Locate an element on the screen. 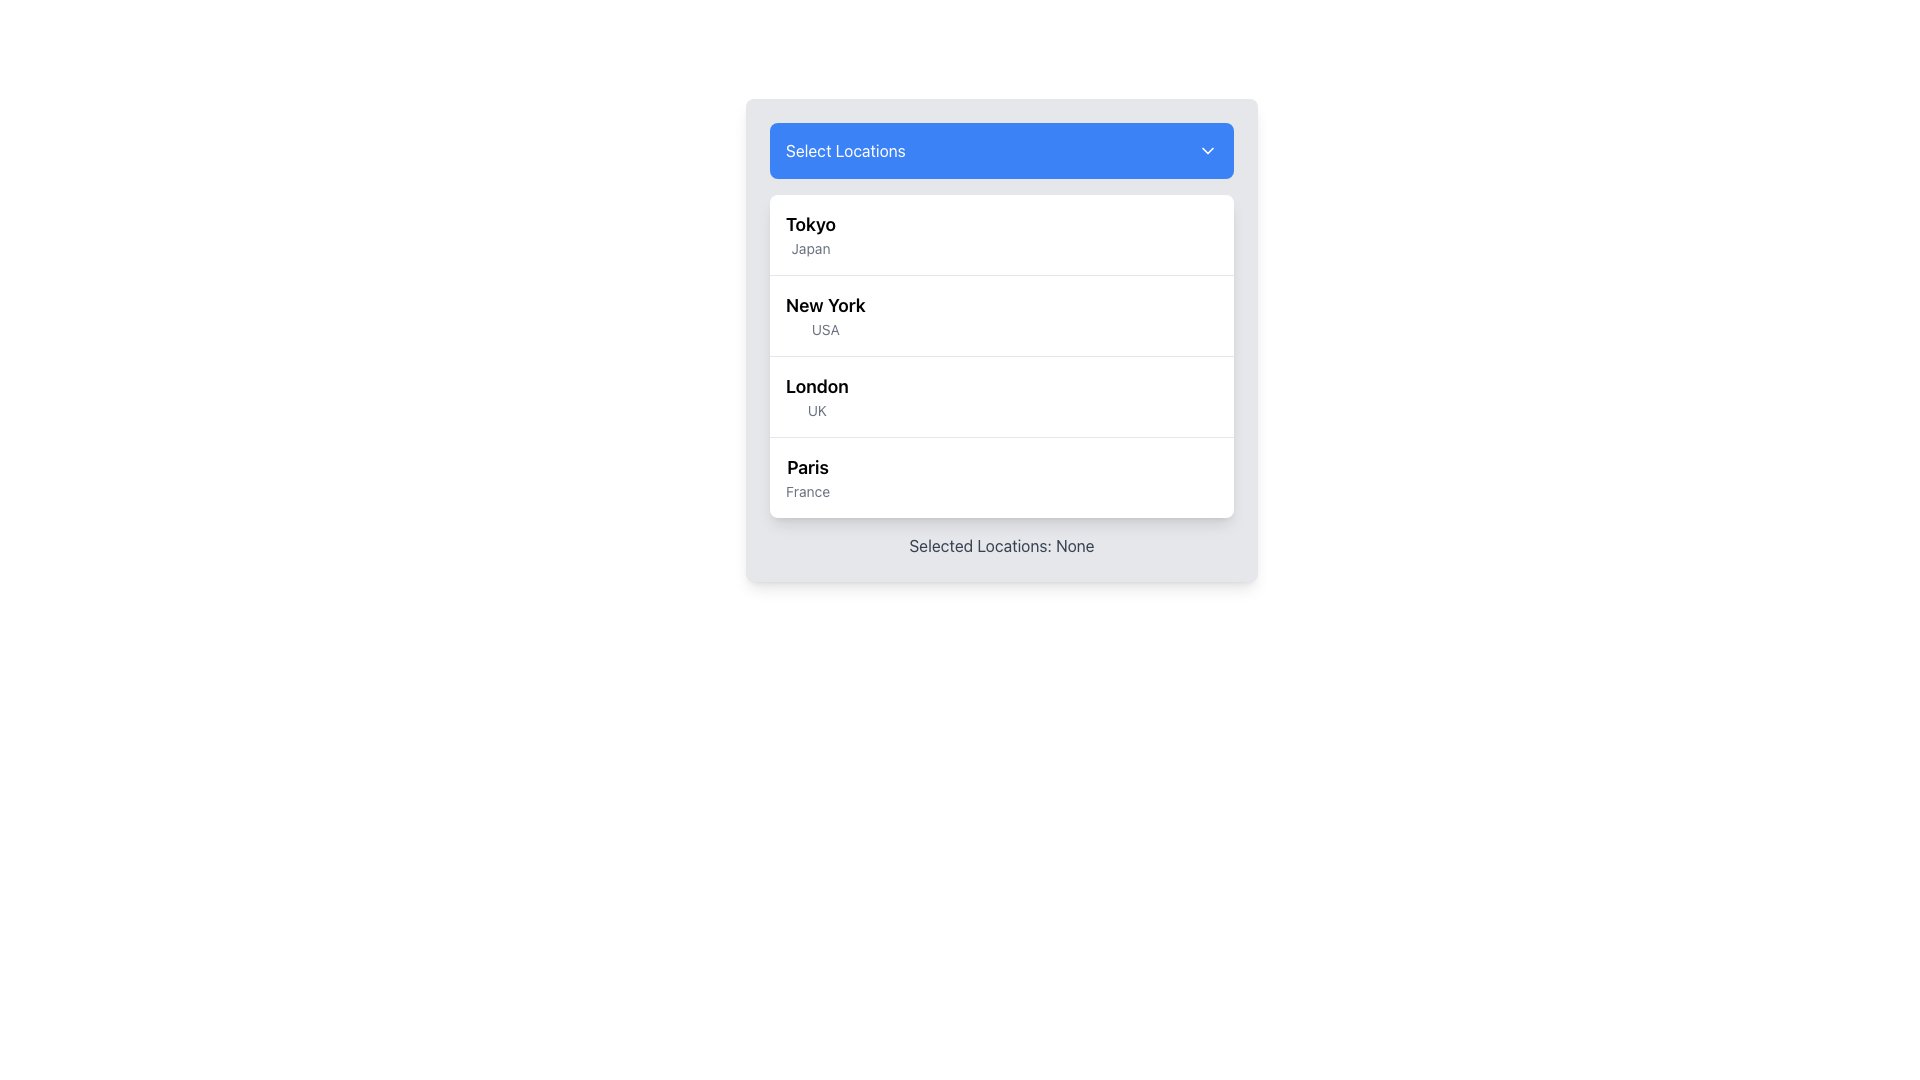 The width and height of the screenshot is (1920, 1080). the 'New York' text label, which is the second item in the 'Select Locations' dropdown menu, located between 'Tokyo, Japan' and 'London, UK' is located at coordinates (825, 315).